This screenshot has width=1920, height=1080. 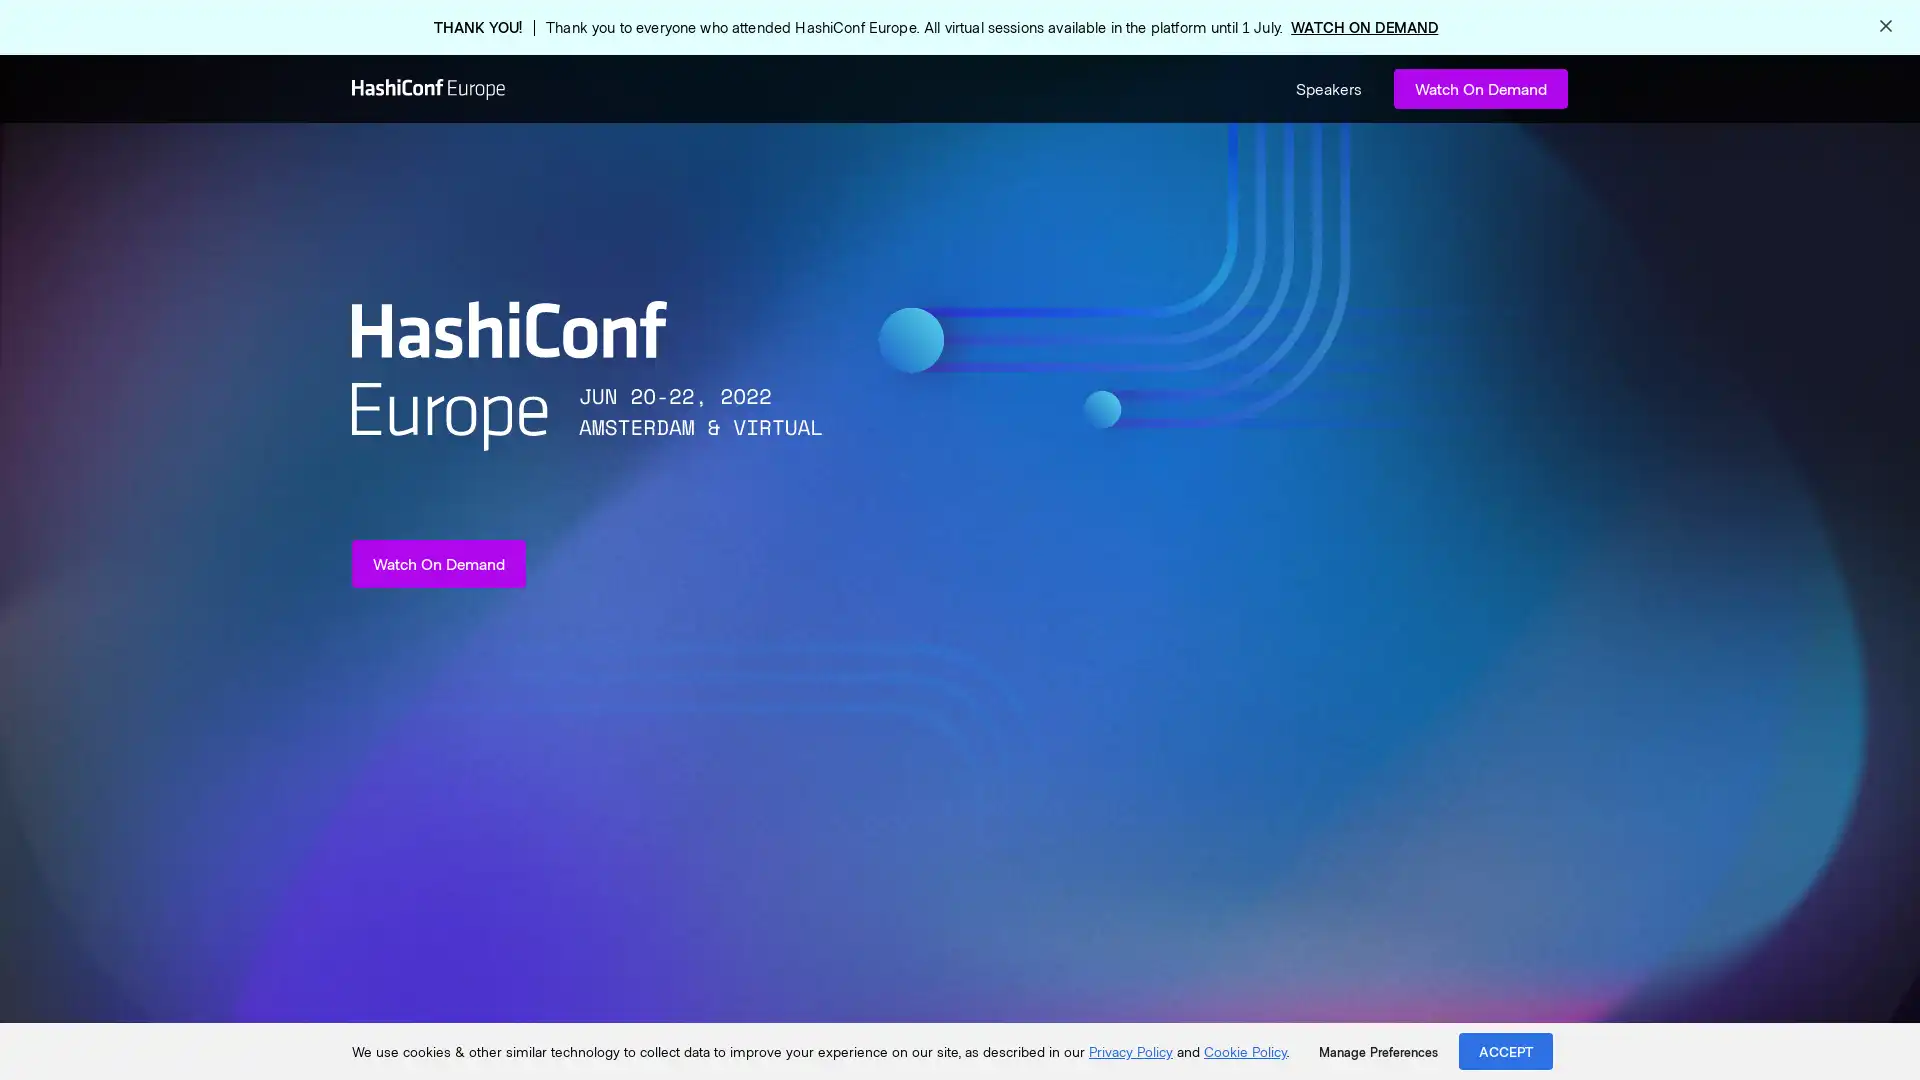 I want to click on ACCEPT, so click(x=1506, y=1050).